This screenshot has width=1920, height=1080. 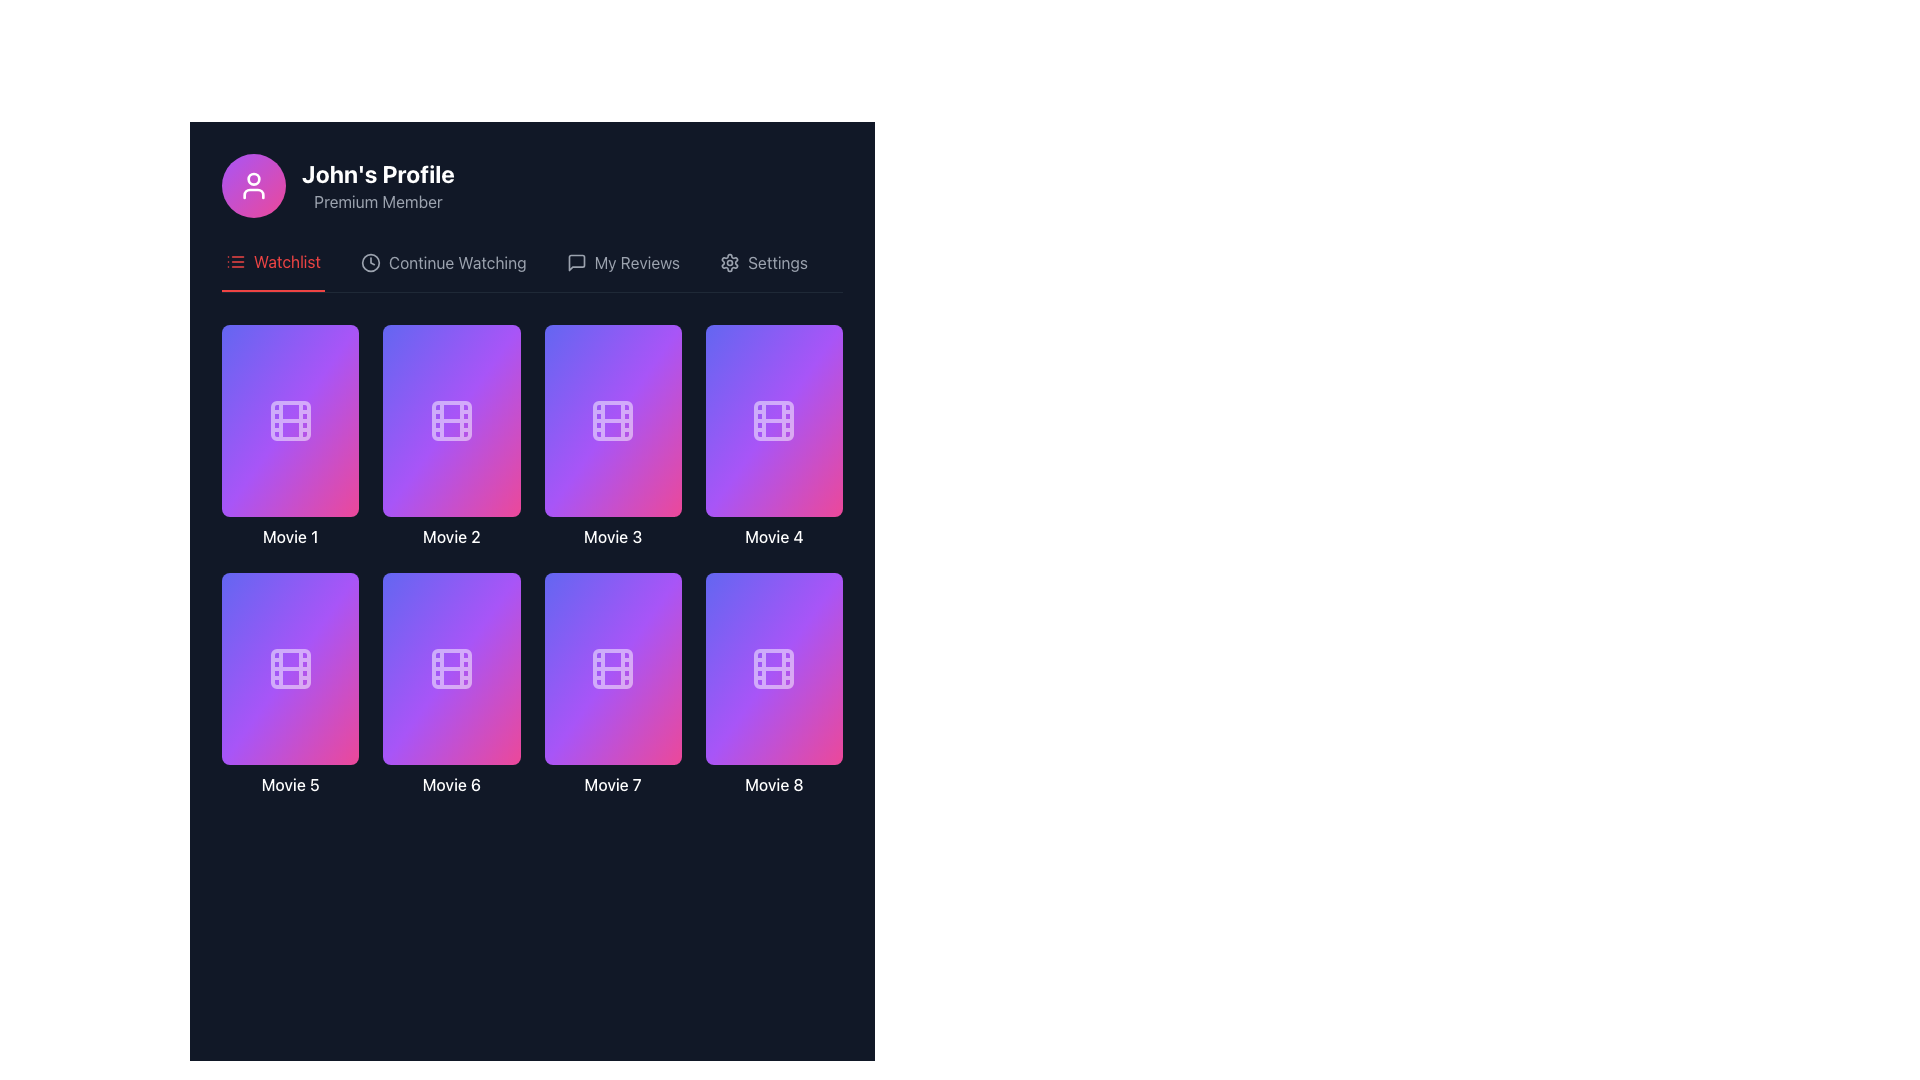 What do you see at coordinates (612, 668) in the screenshot?
I see `the rounded rectangle element that is part of the film icon in the 'Movie 7' card located in the second row, third column of the movie grid` at bounding box center [612, 668].